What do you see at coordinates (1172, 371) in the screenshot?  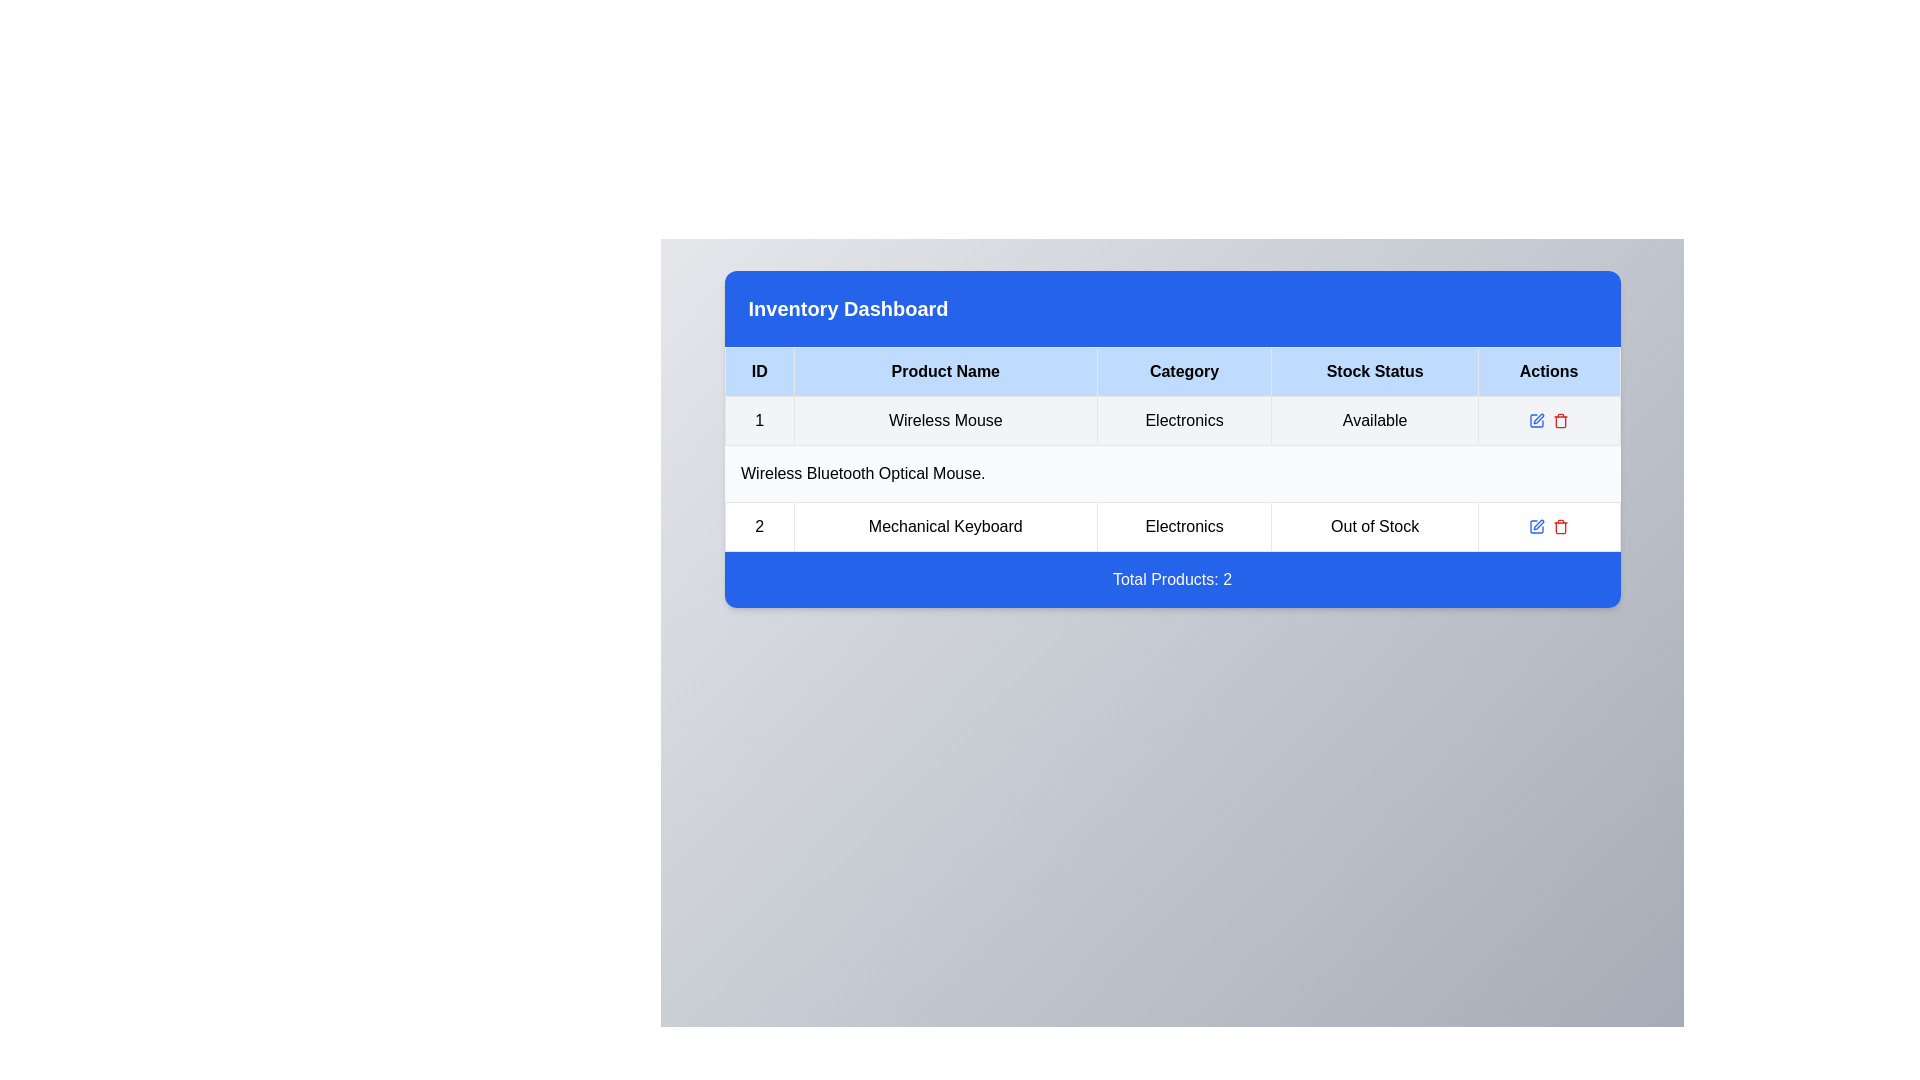 I see `column names displayed in the table header row, which includes 'ID', 'Product Name', 'Category', 'Stock Status', and 'Actions'` at bounding box center [1172, 371].